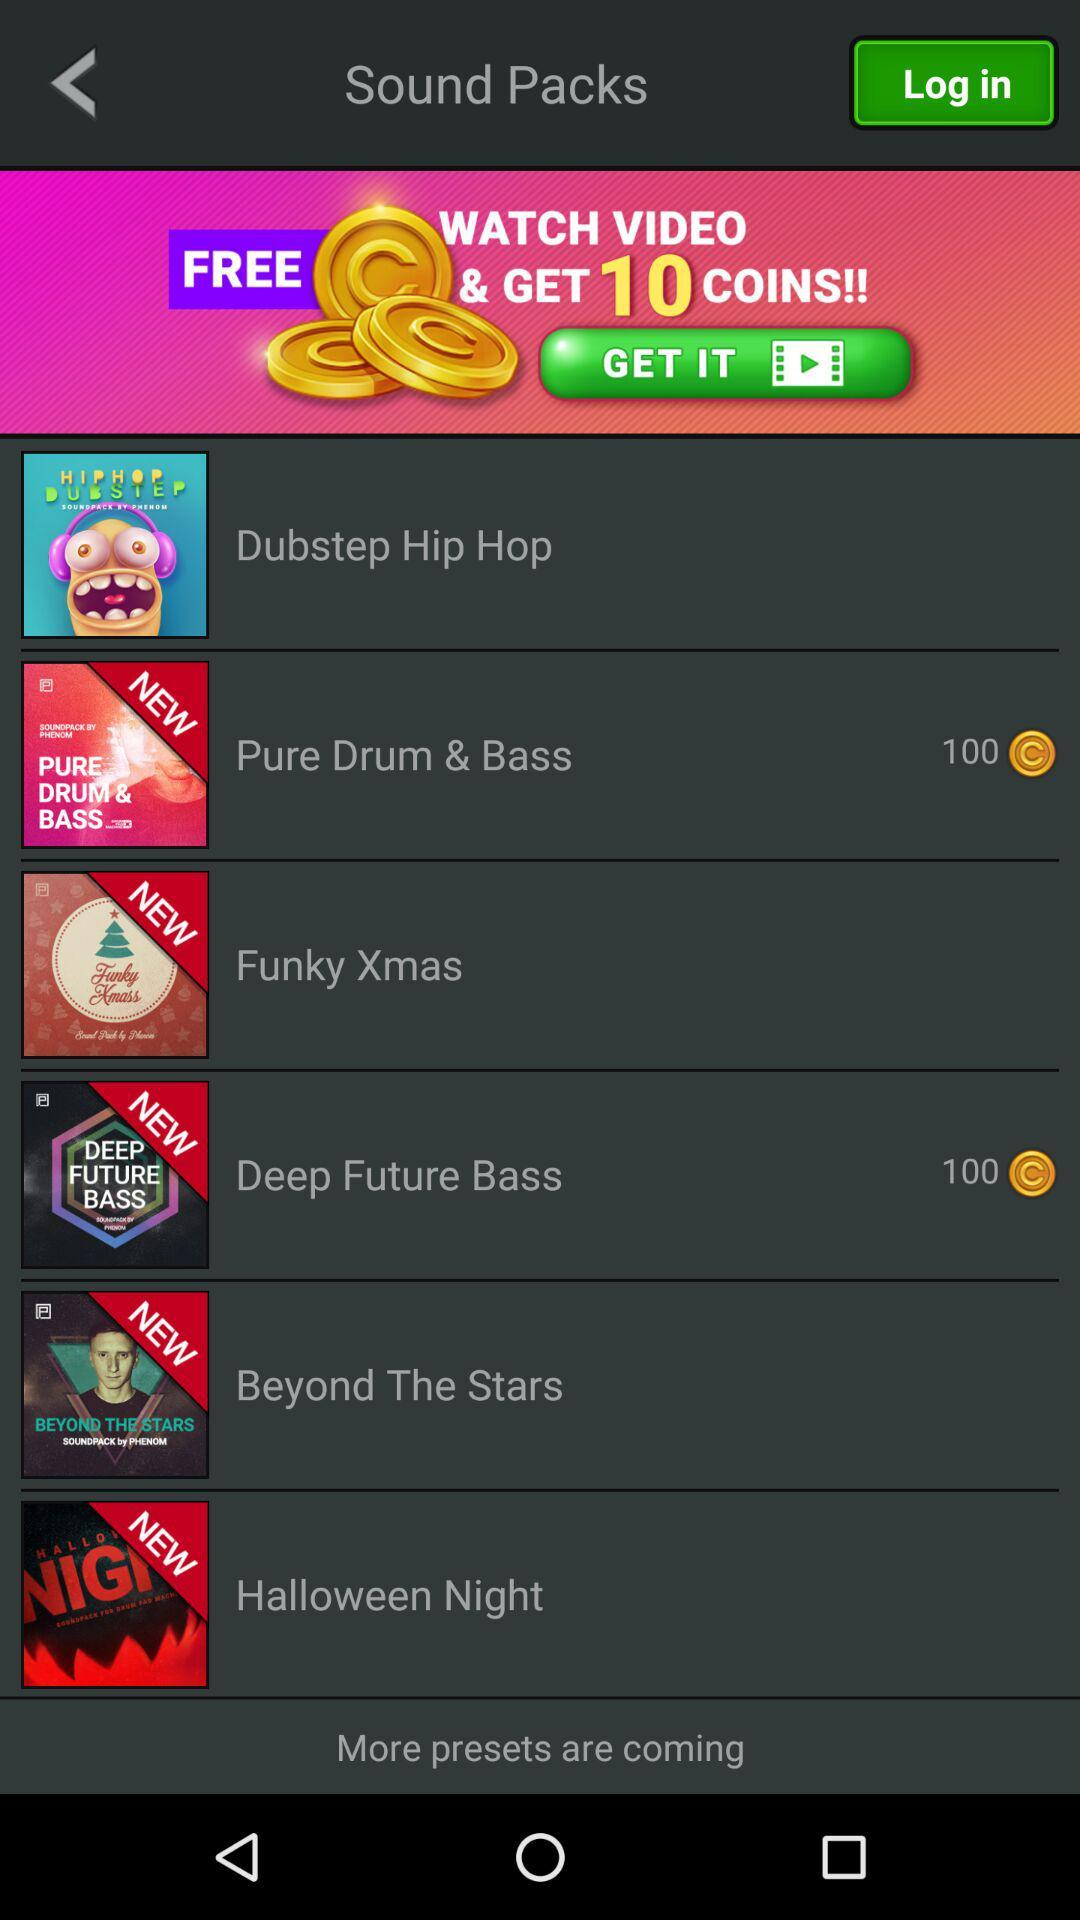 The width and height of the screenshot is (1080, 1920). What do you see at coordinates (394, 543) in the screenshot?
I see `dubstep hip hop` at bounding box center [394, 543].